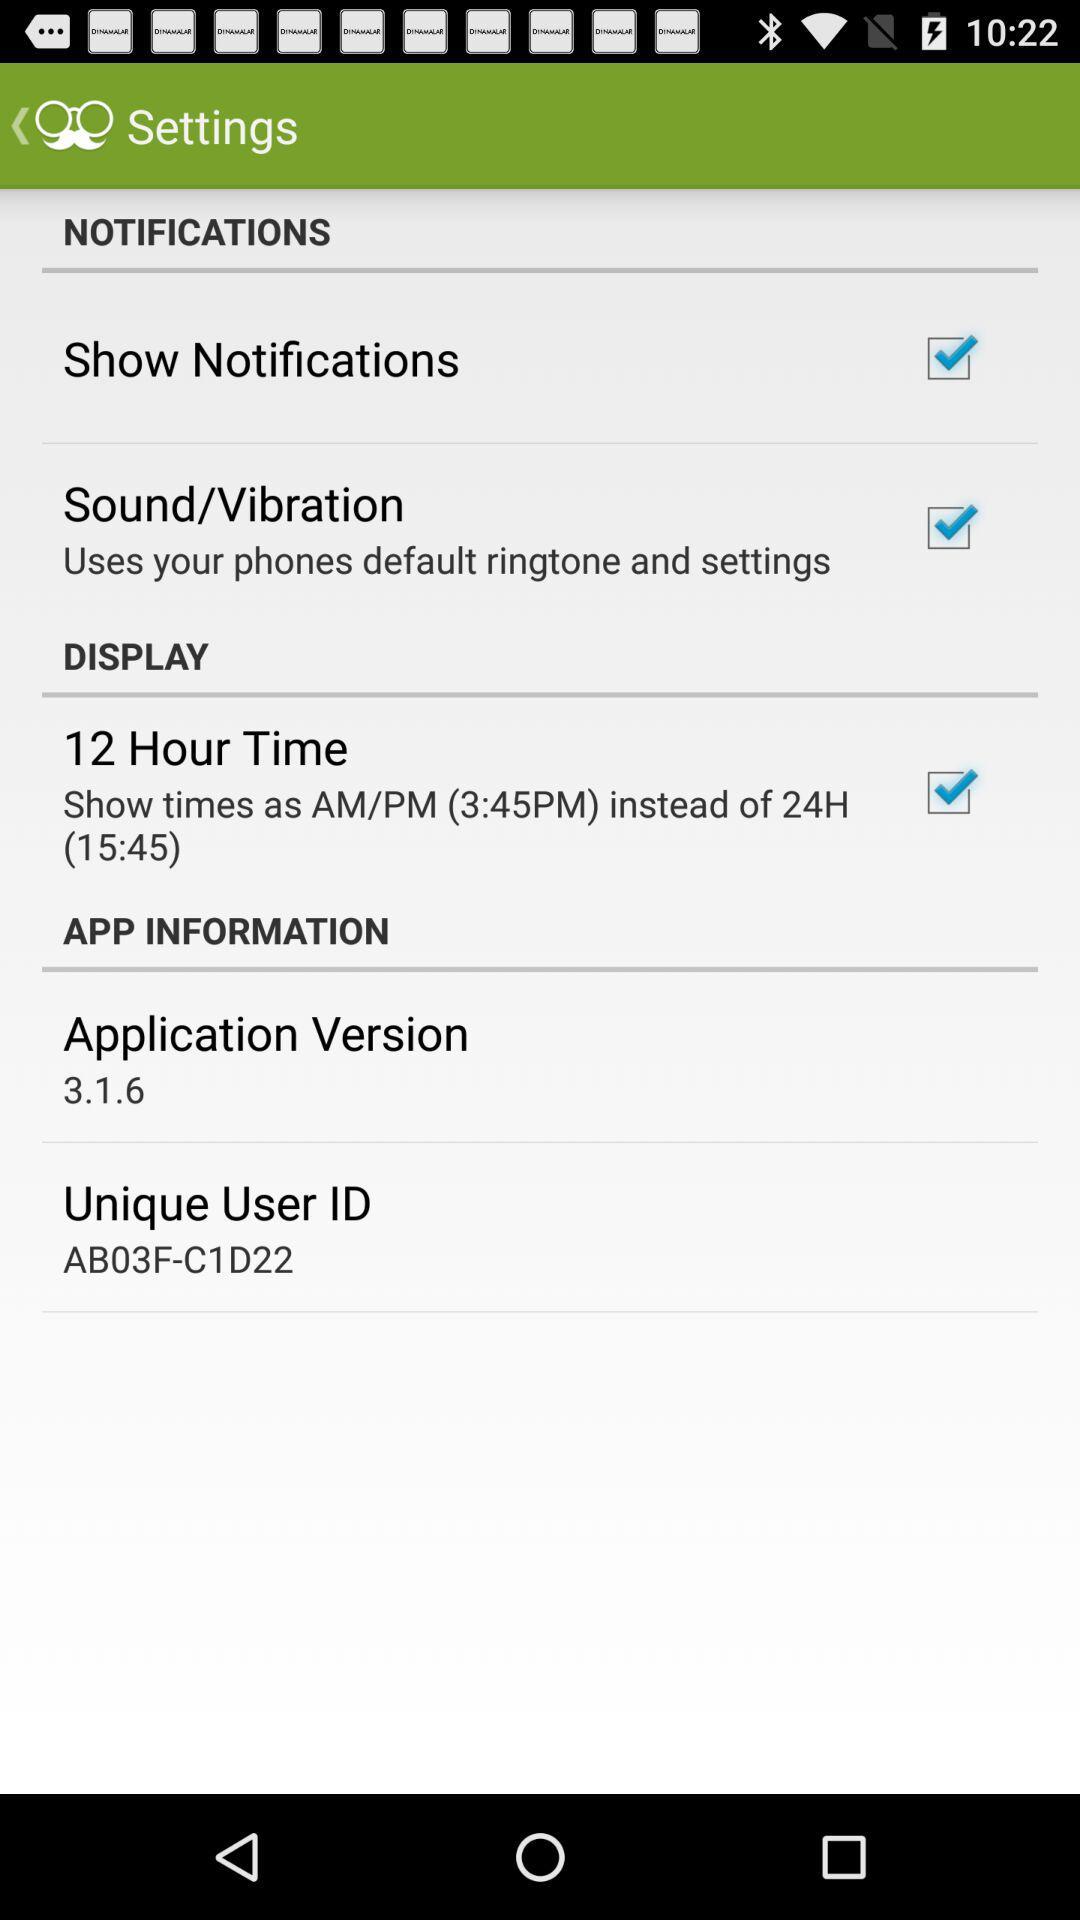  What do you see at coordinates (205, 745) in the screenshot?
I see `12 hour time item` at bounding box center [205, 745].